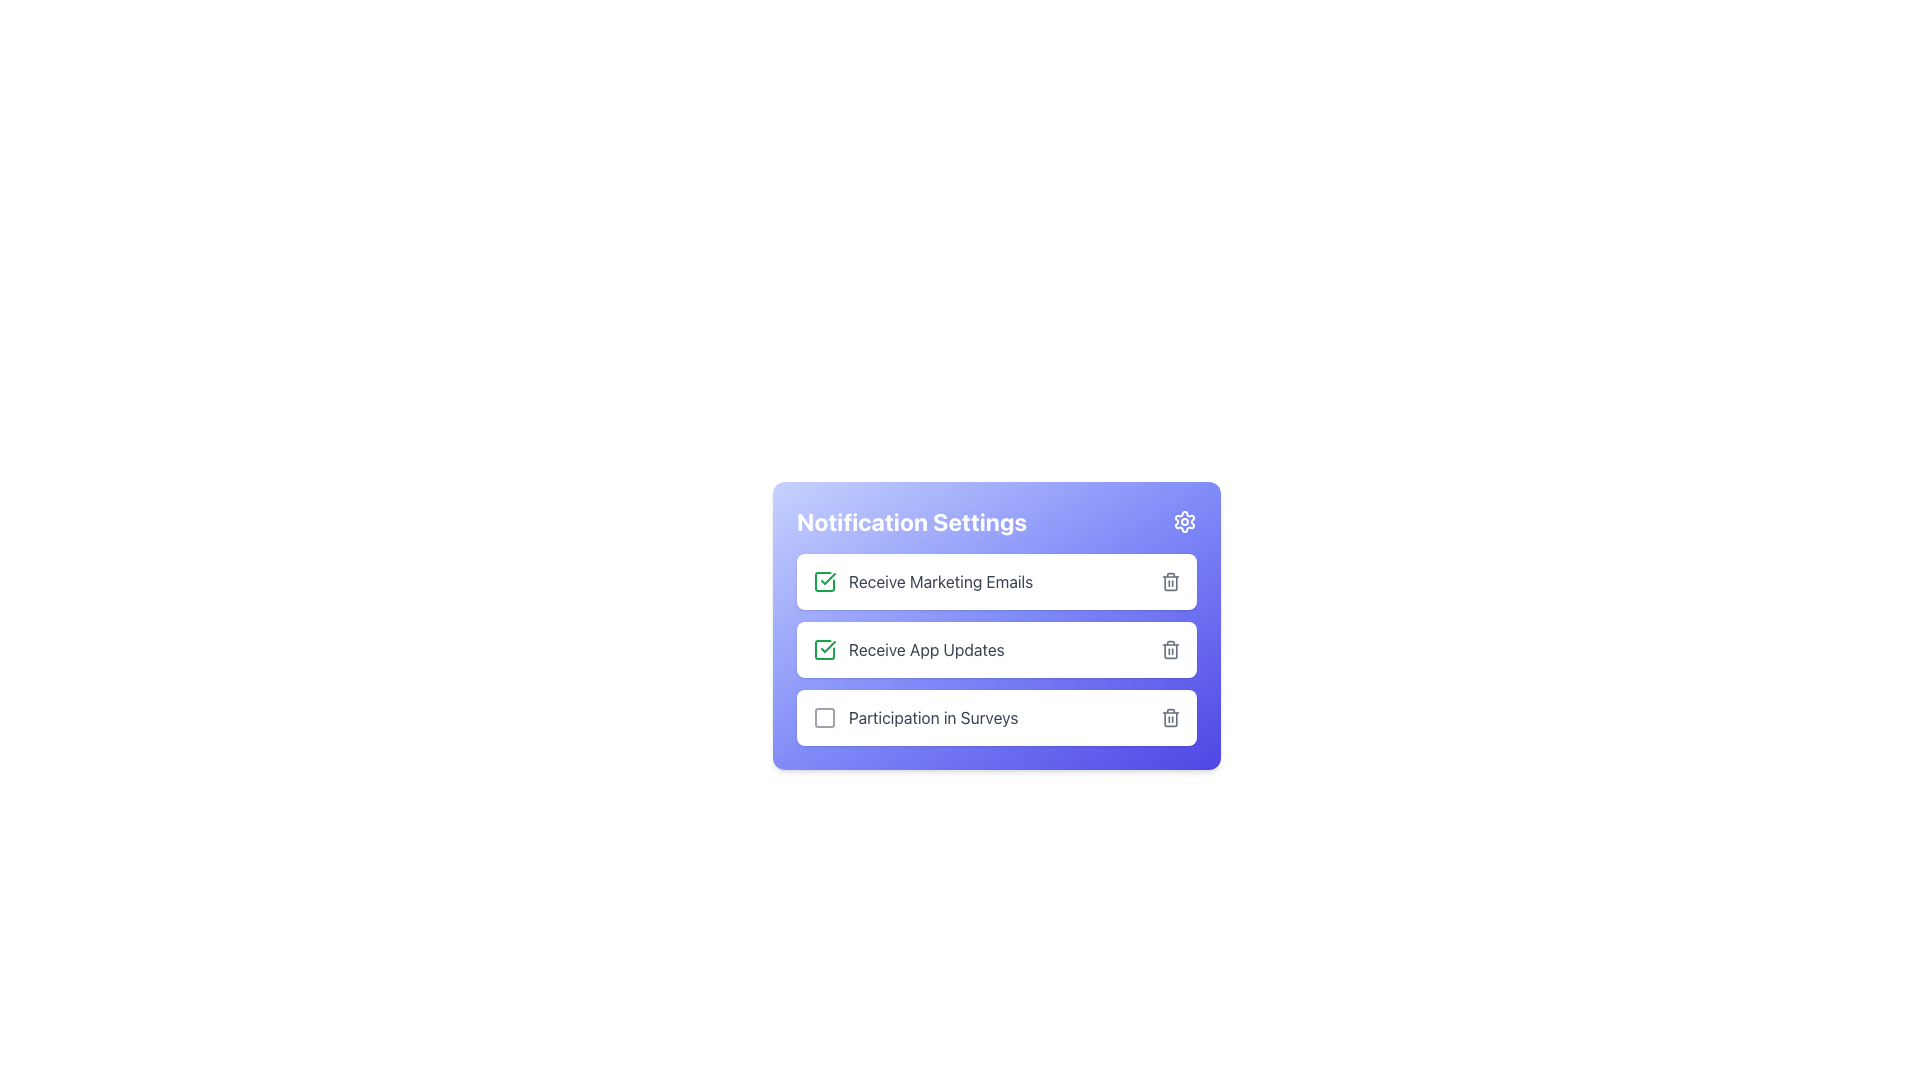 Image resolution: width=1920 pixels, height=1080 pixels. Describe the element at coordinates (997, 650) in the screenshot. I see `the 'Receive App Updates' toggleable list option, which features a white background, round corners, and includes a green checkmark icon on the left and a trash bin icon on the right` at that location.